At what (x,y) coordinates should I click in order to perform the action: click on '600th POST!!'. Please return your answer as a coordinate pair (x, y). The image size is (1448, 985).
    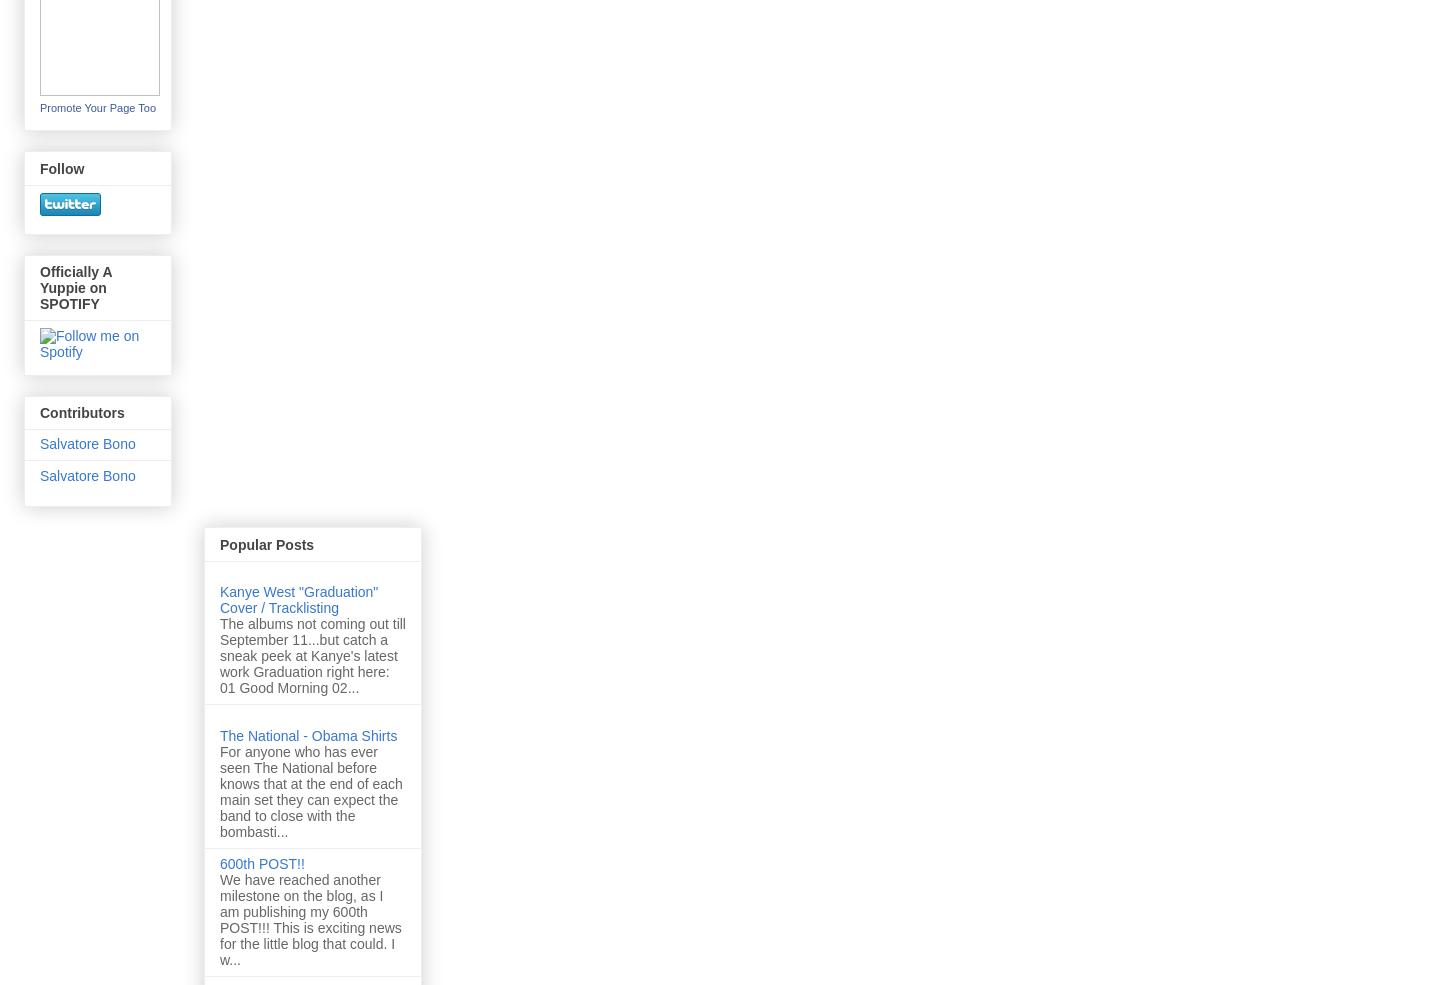
    Looking at the image, I should click on (219, 861).